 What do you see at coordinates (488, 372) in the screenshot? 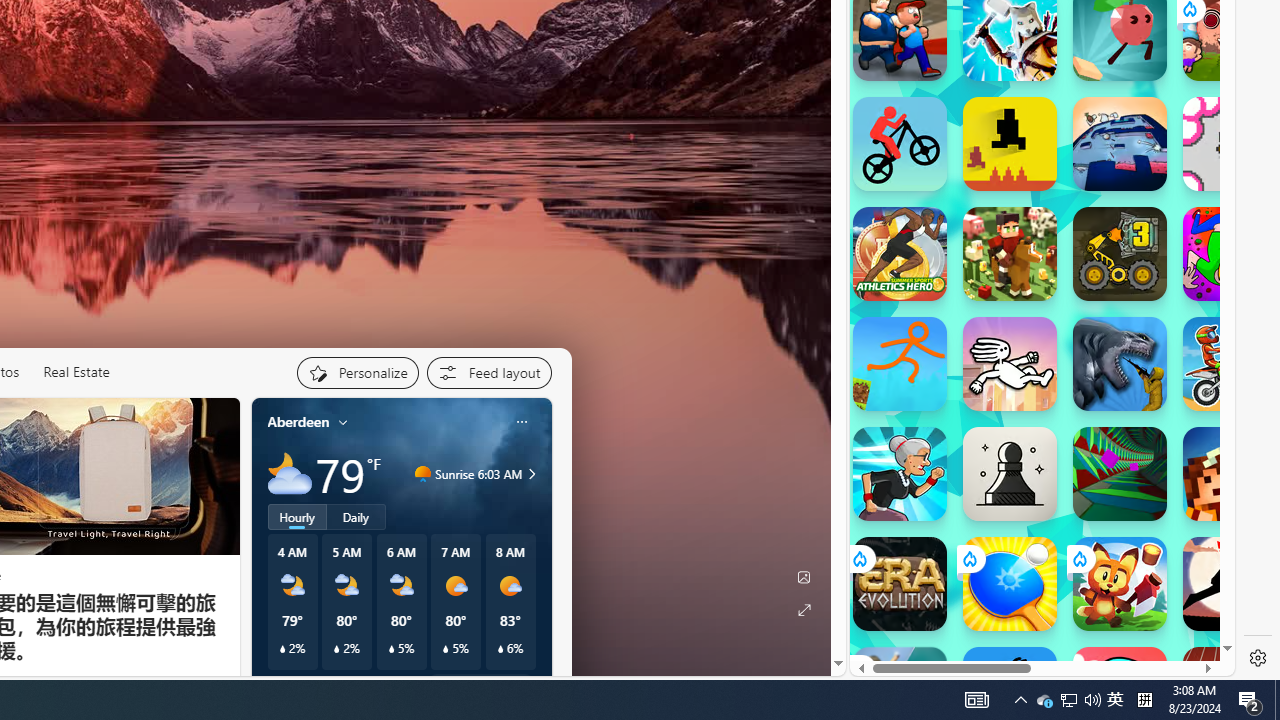
I see `'Feed settings'` at bounding box center [488, 372].